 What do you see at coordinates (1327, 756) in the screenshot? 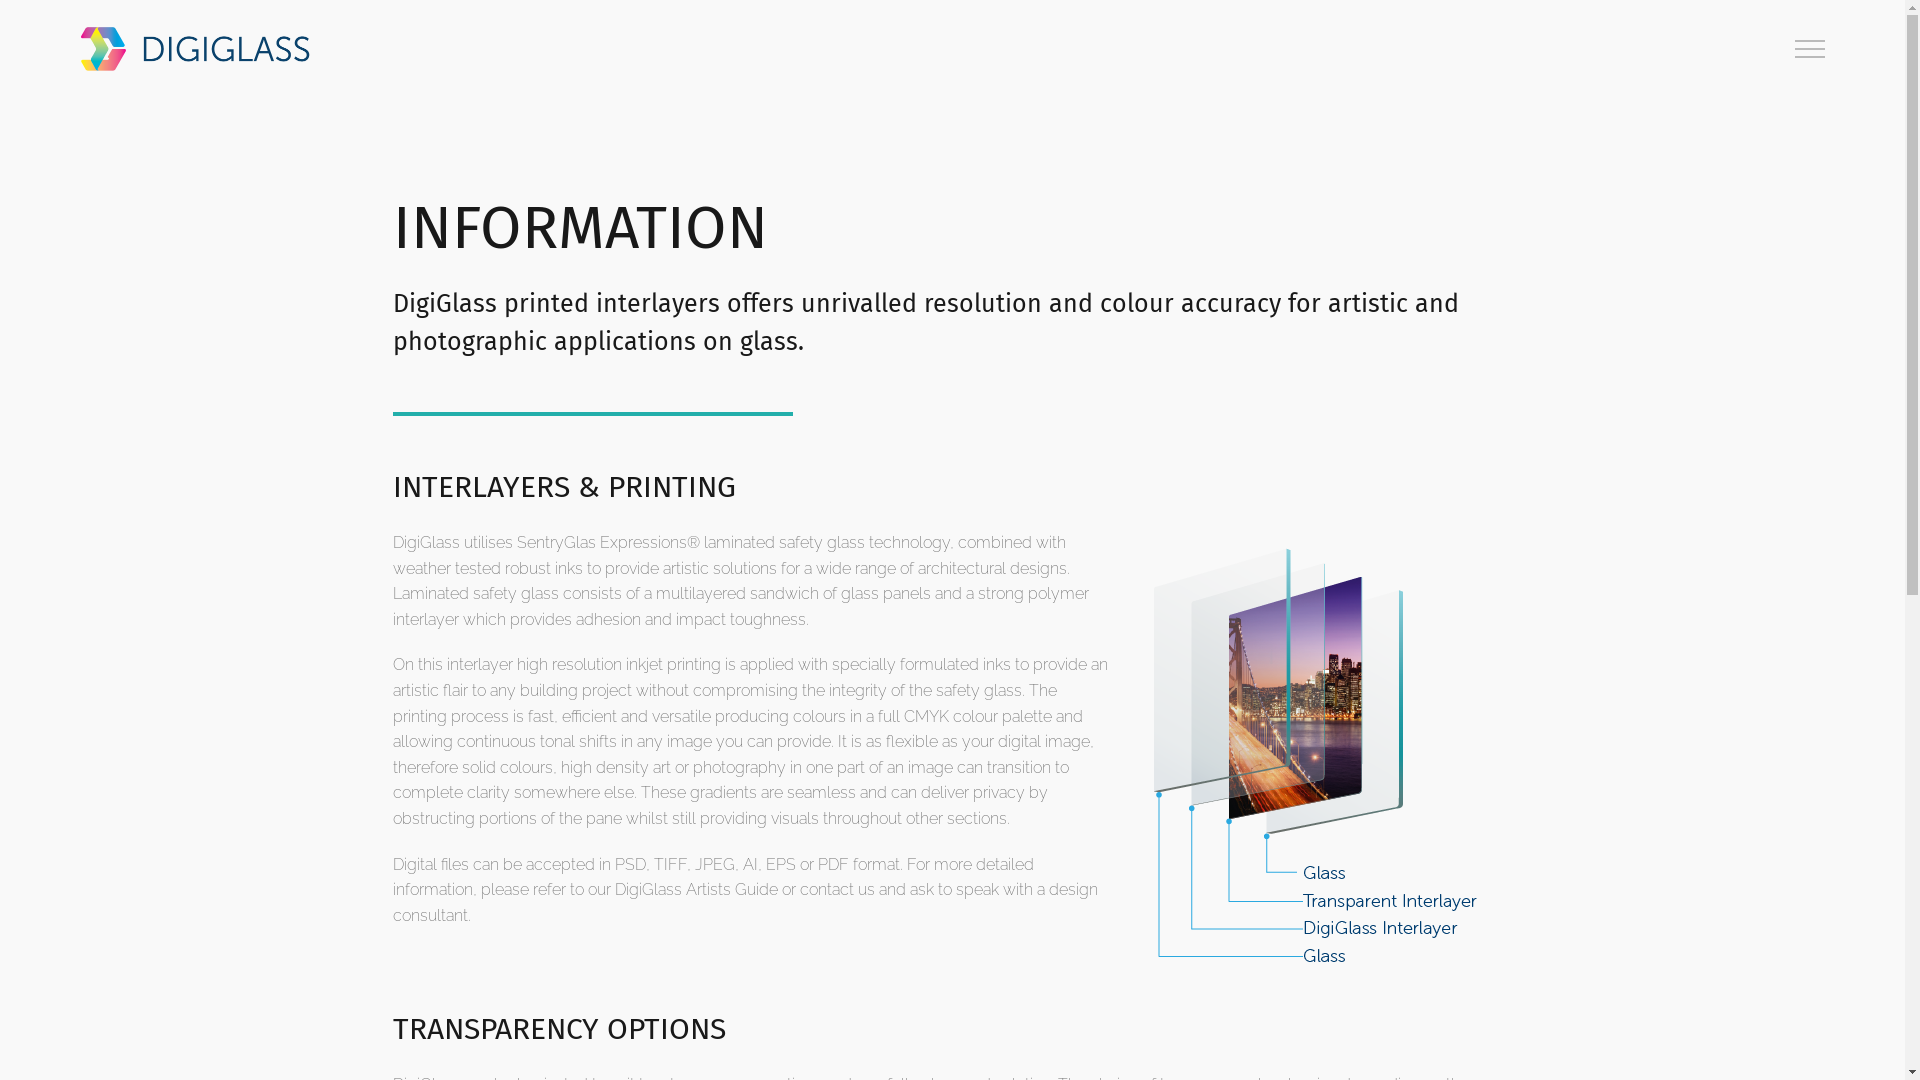
I see `'DigiGlass Makeup Diagram'` at bounding box center [1327, 756].